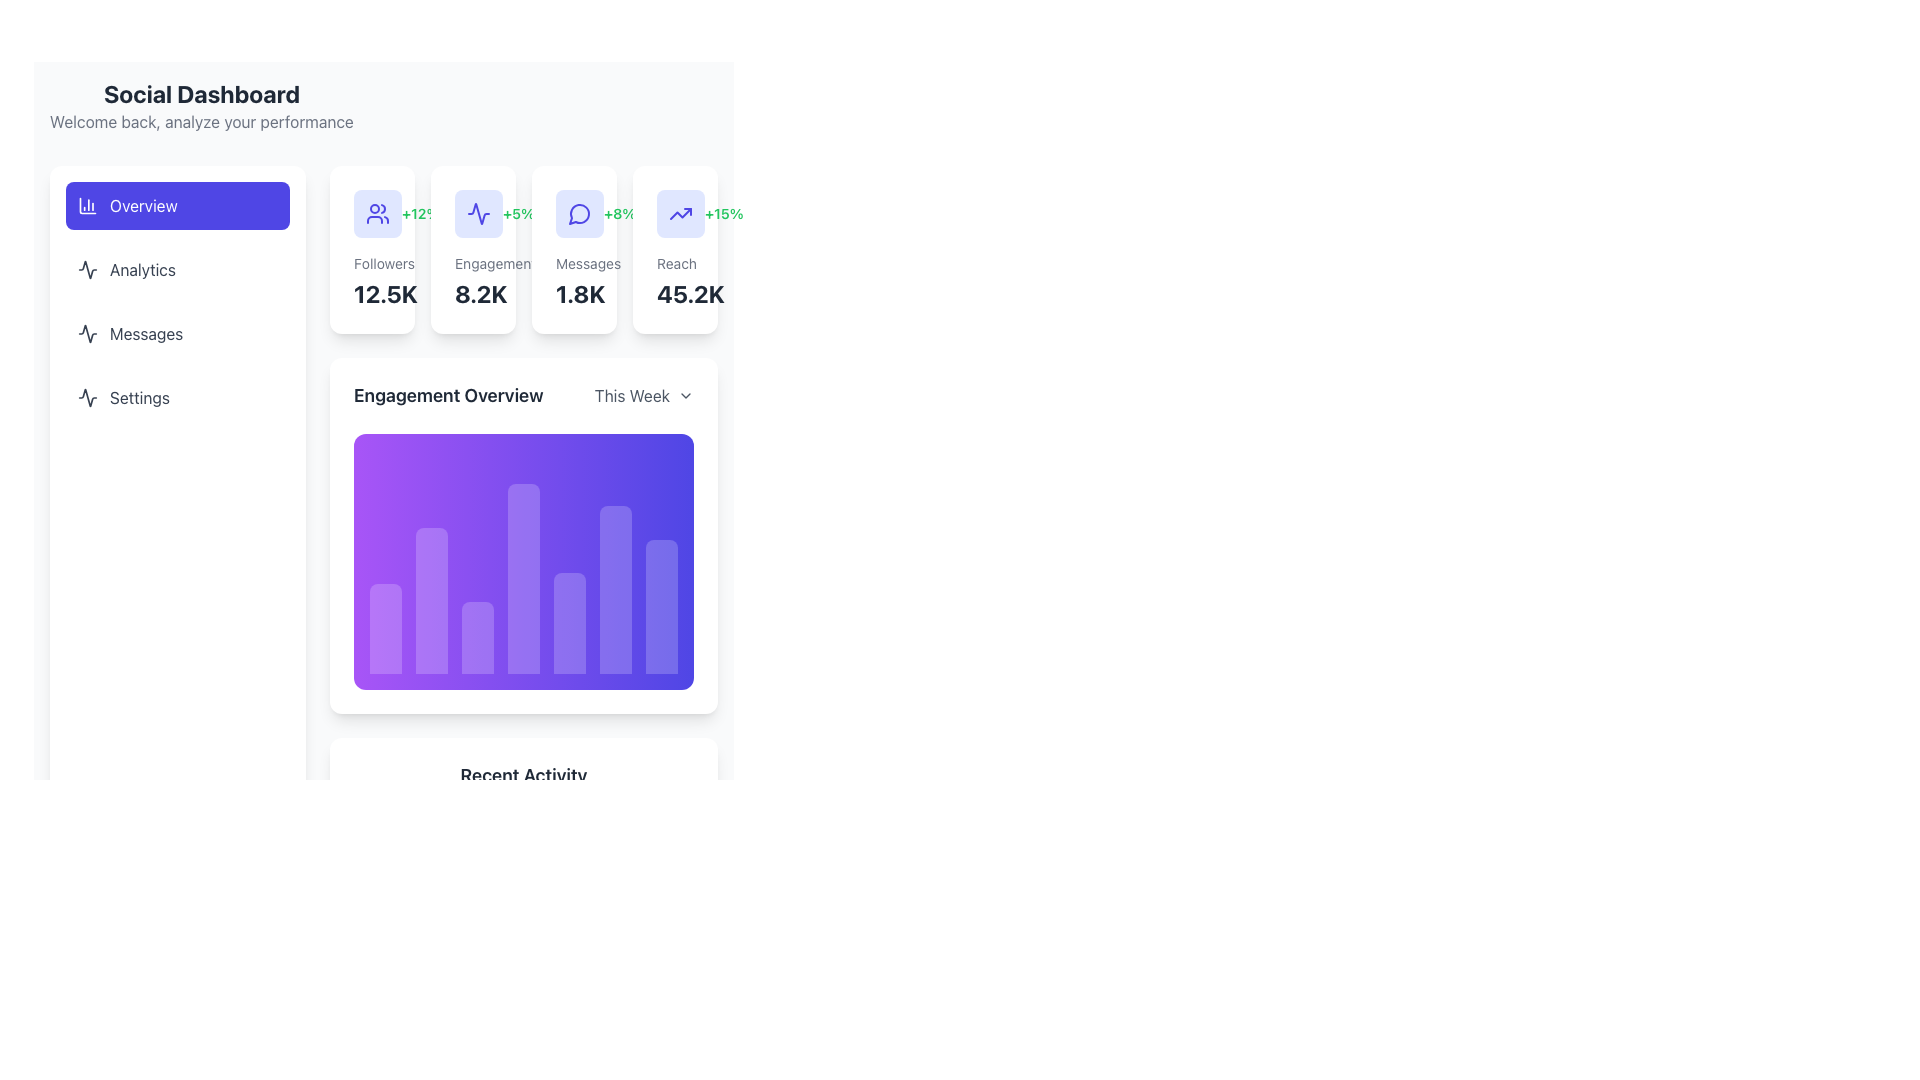 The height and width of the screenshot is (1080, 1920). I want to click on the trending up icon within the fourth metric card in the dashboard section, so click(681, 213).